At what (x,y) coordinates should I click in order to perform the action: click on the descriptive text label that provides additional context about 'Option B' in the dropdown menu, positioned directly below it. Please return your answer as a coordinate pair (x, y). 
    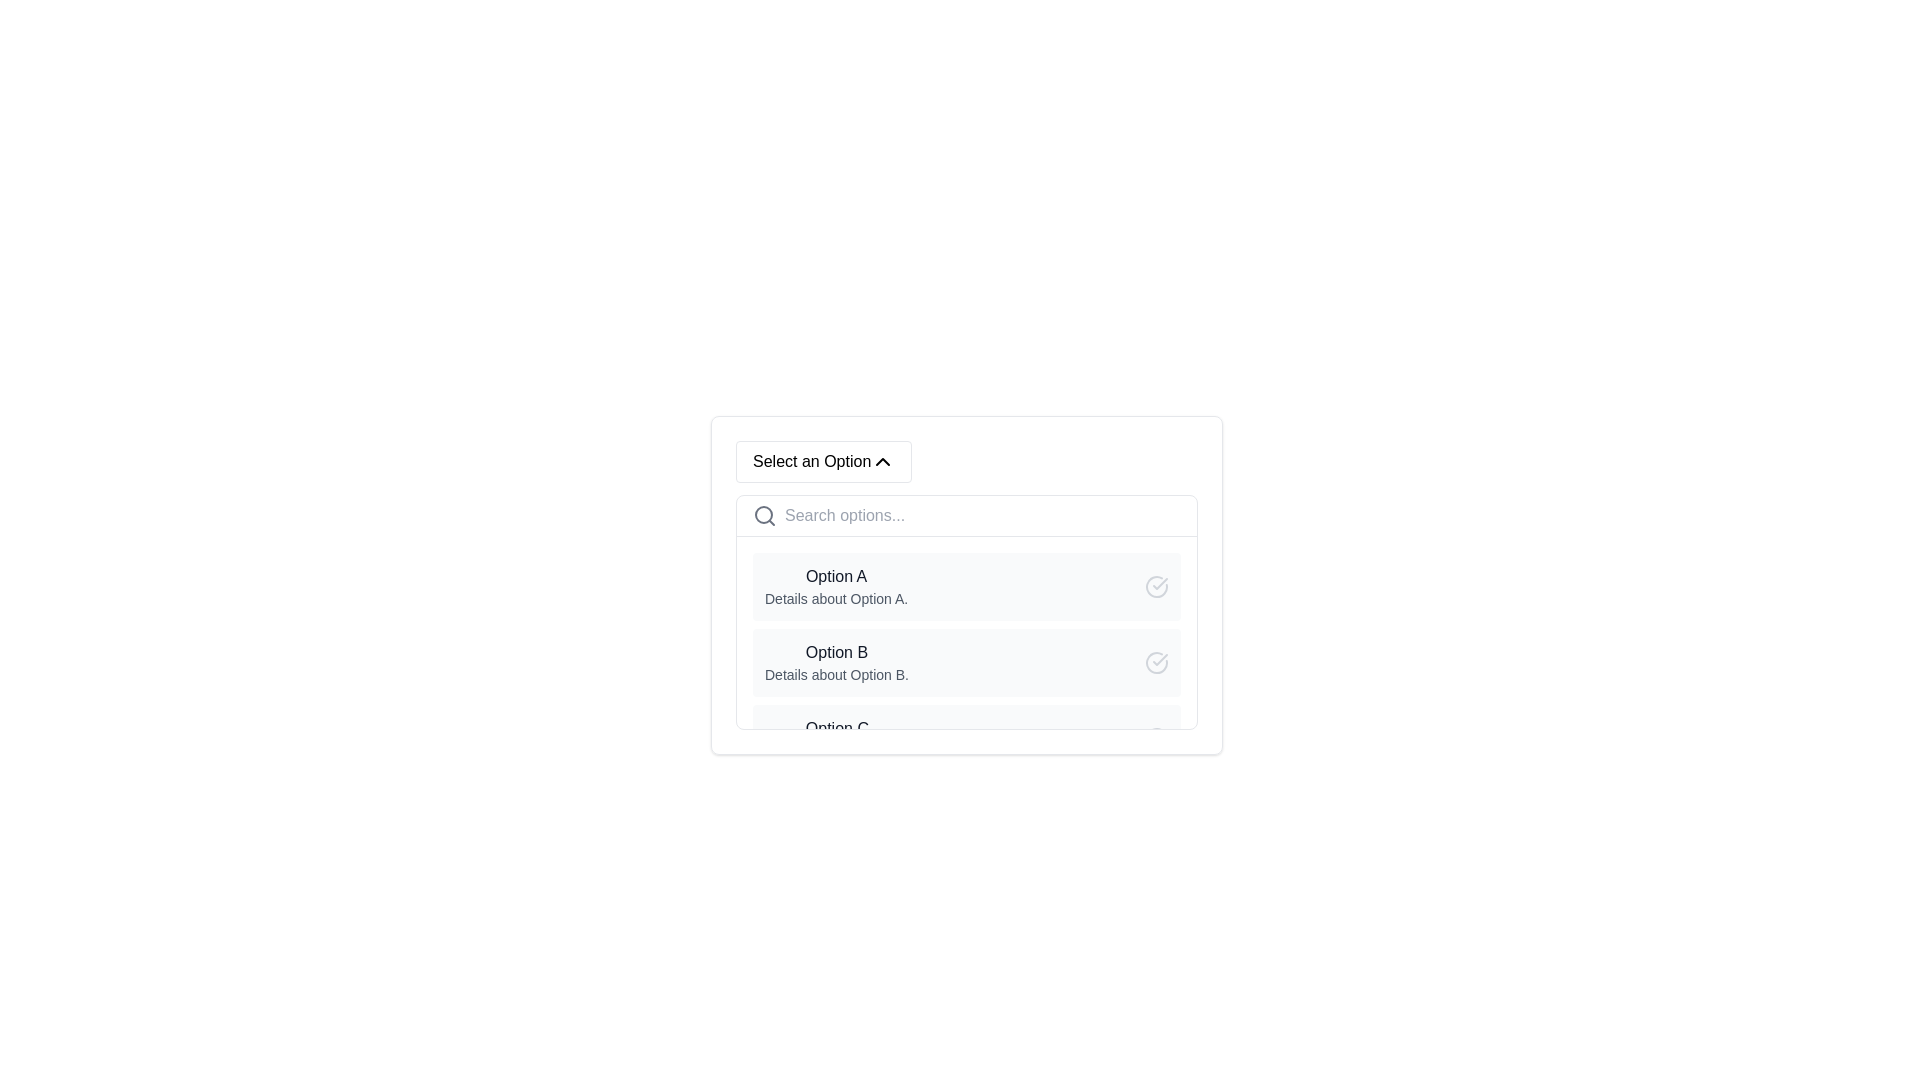
    Looking at the image, I should click on (836, 675).